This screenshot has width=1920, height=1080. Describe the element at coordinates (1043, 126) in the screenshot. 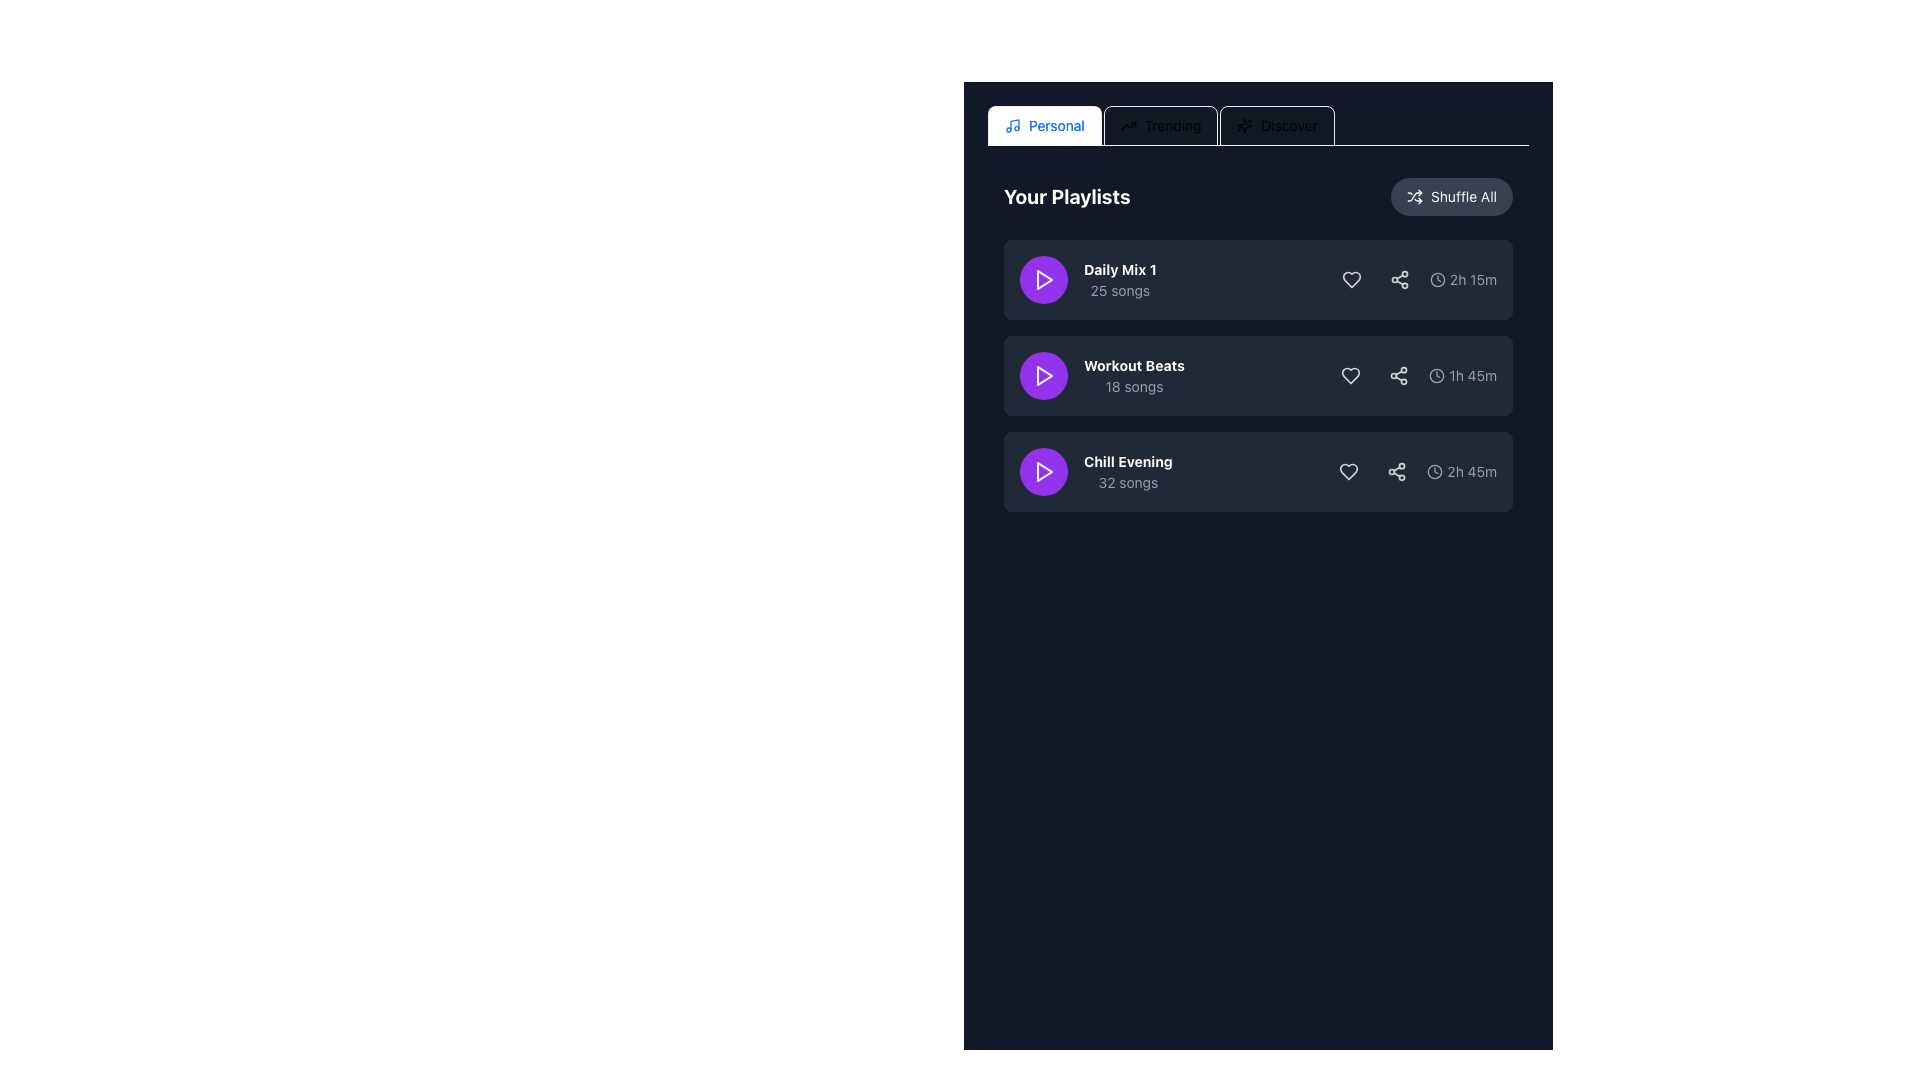

I see `the 'Personal' tab located at the upper part of the page, which is the first among three horizontally aligned tabs` at that location.